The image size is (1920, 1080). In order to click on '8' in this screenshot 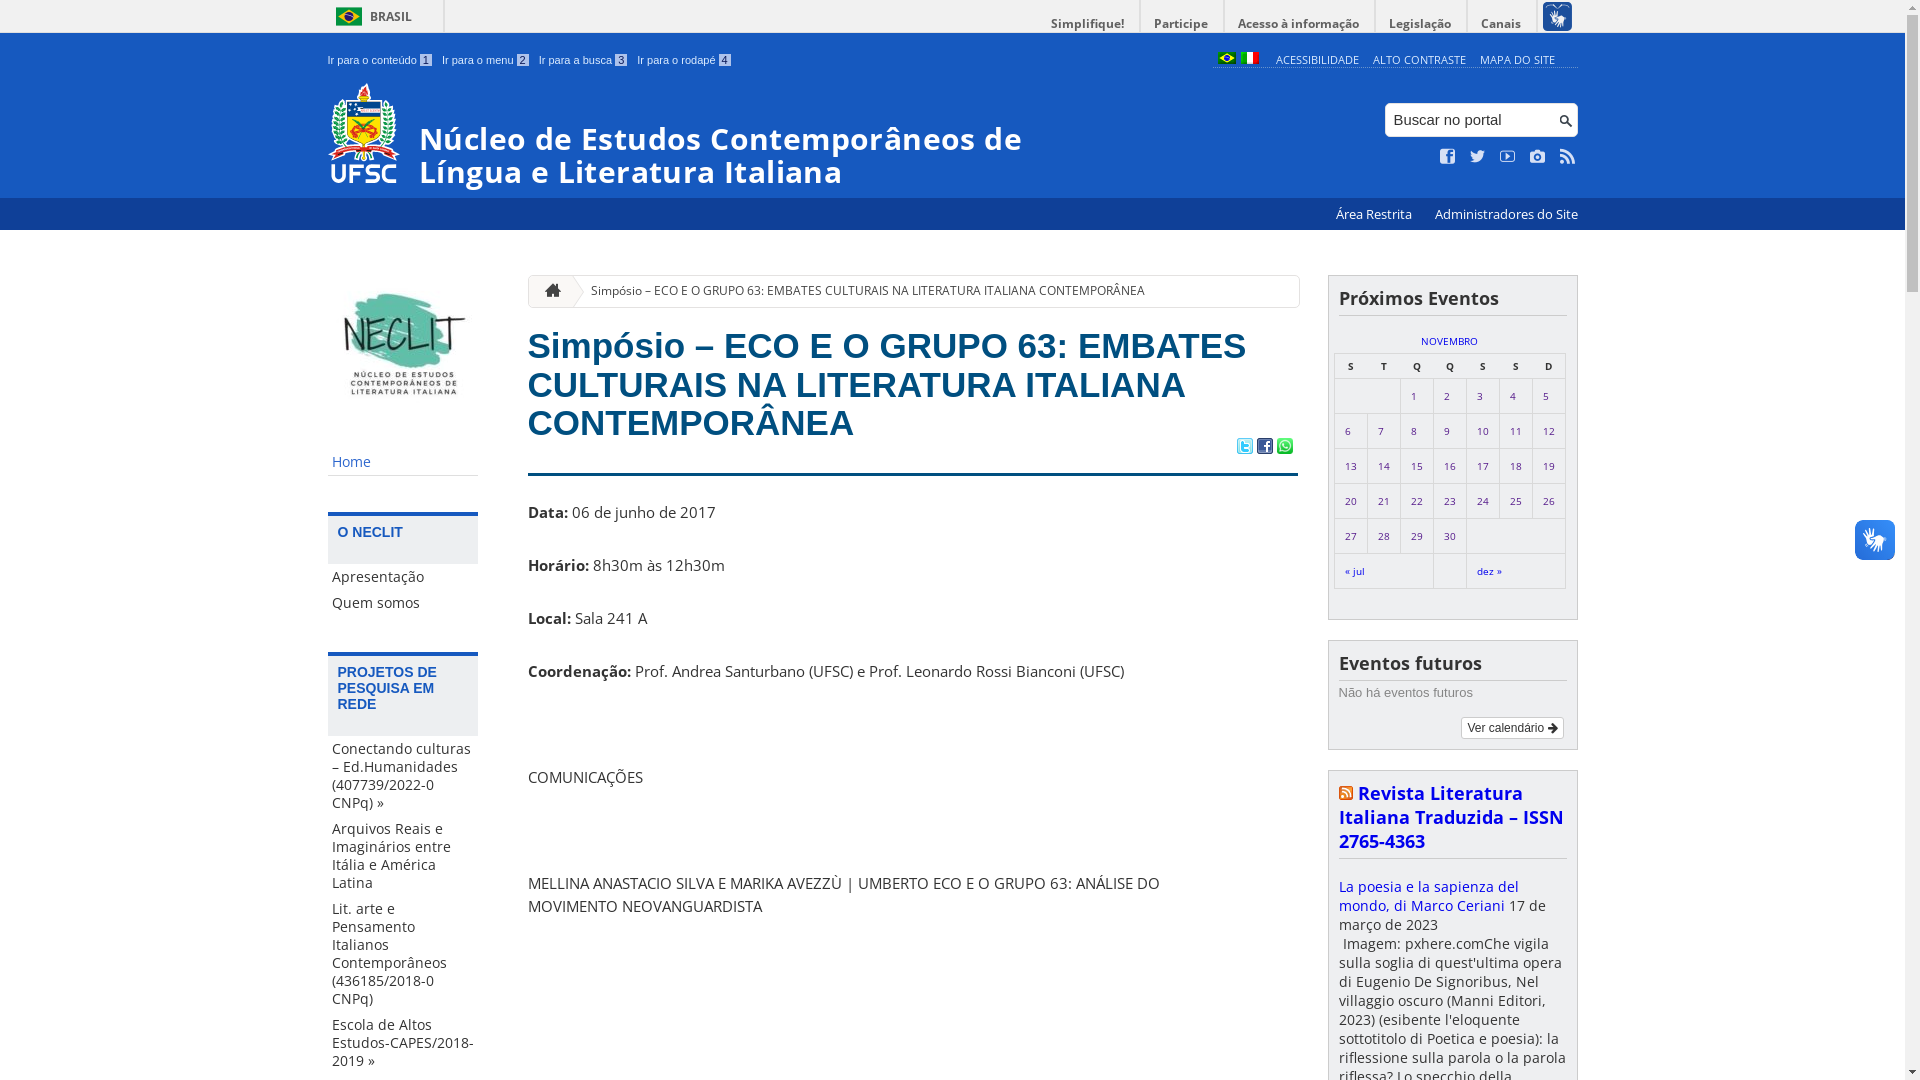, I will do `click(1411, 430)`.